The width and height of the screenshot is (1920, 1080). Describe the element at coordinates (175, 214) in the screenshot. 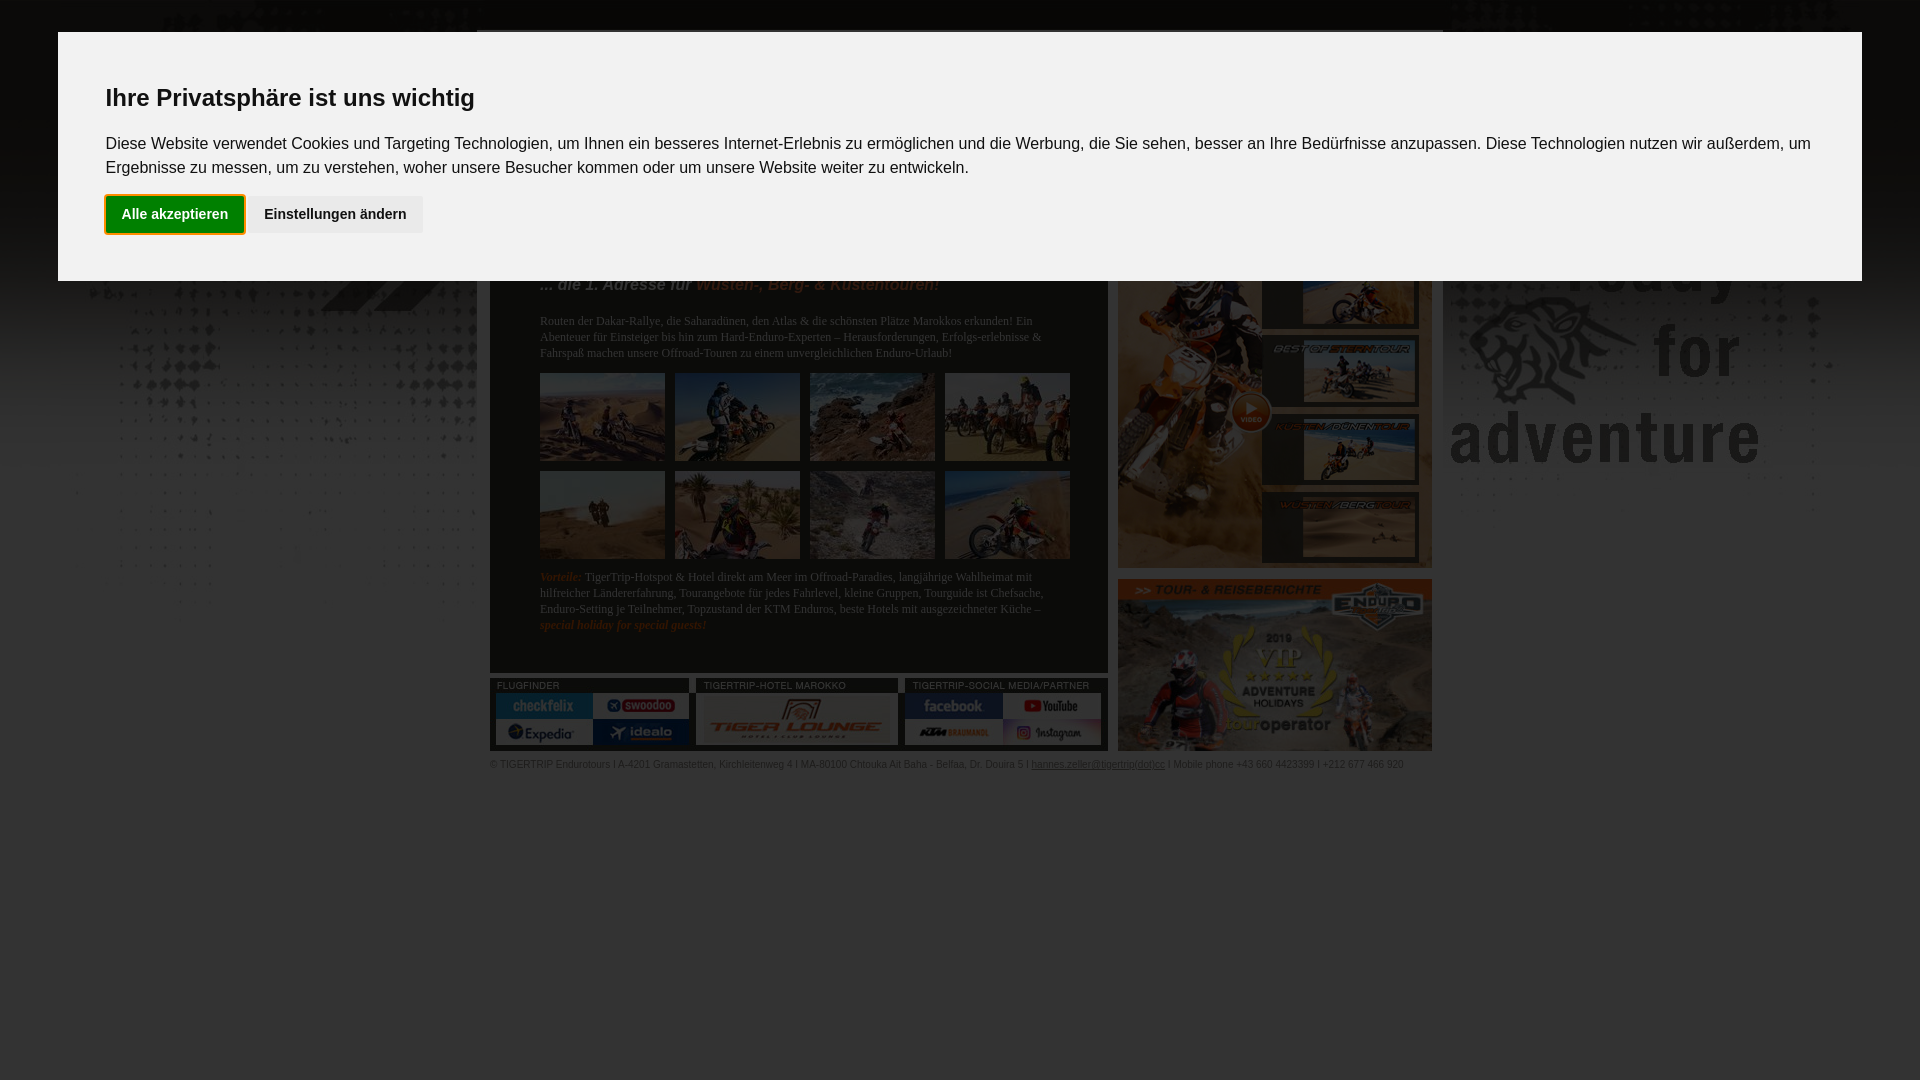

I see `'Alle akzeptieren'` at that location.